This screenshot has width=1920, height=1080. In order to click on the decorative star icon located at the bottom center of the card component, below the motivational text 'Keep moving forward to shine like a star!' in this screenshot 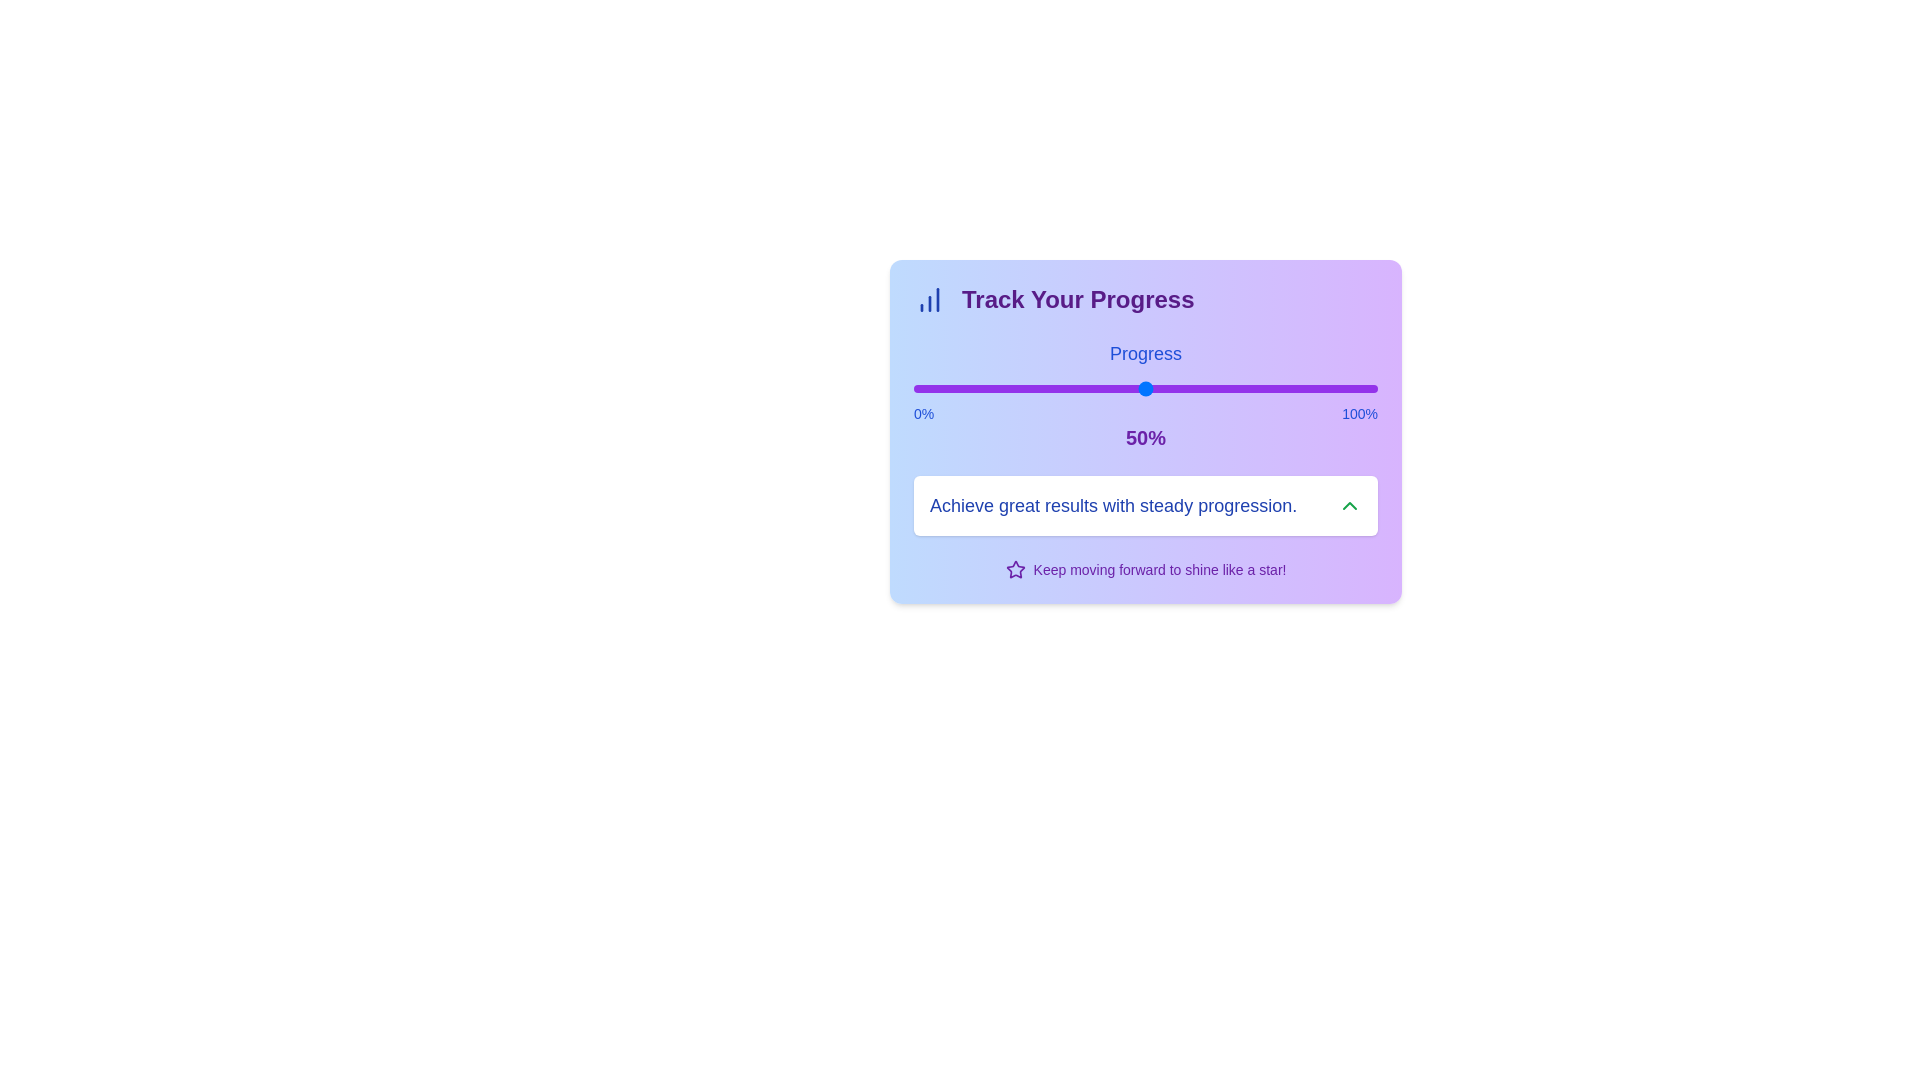, I will do `click(1015, 569)`.